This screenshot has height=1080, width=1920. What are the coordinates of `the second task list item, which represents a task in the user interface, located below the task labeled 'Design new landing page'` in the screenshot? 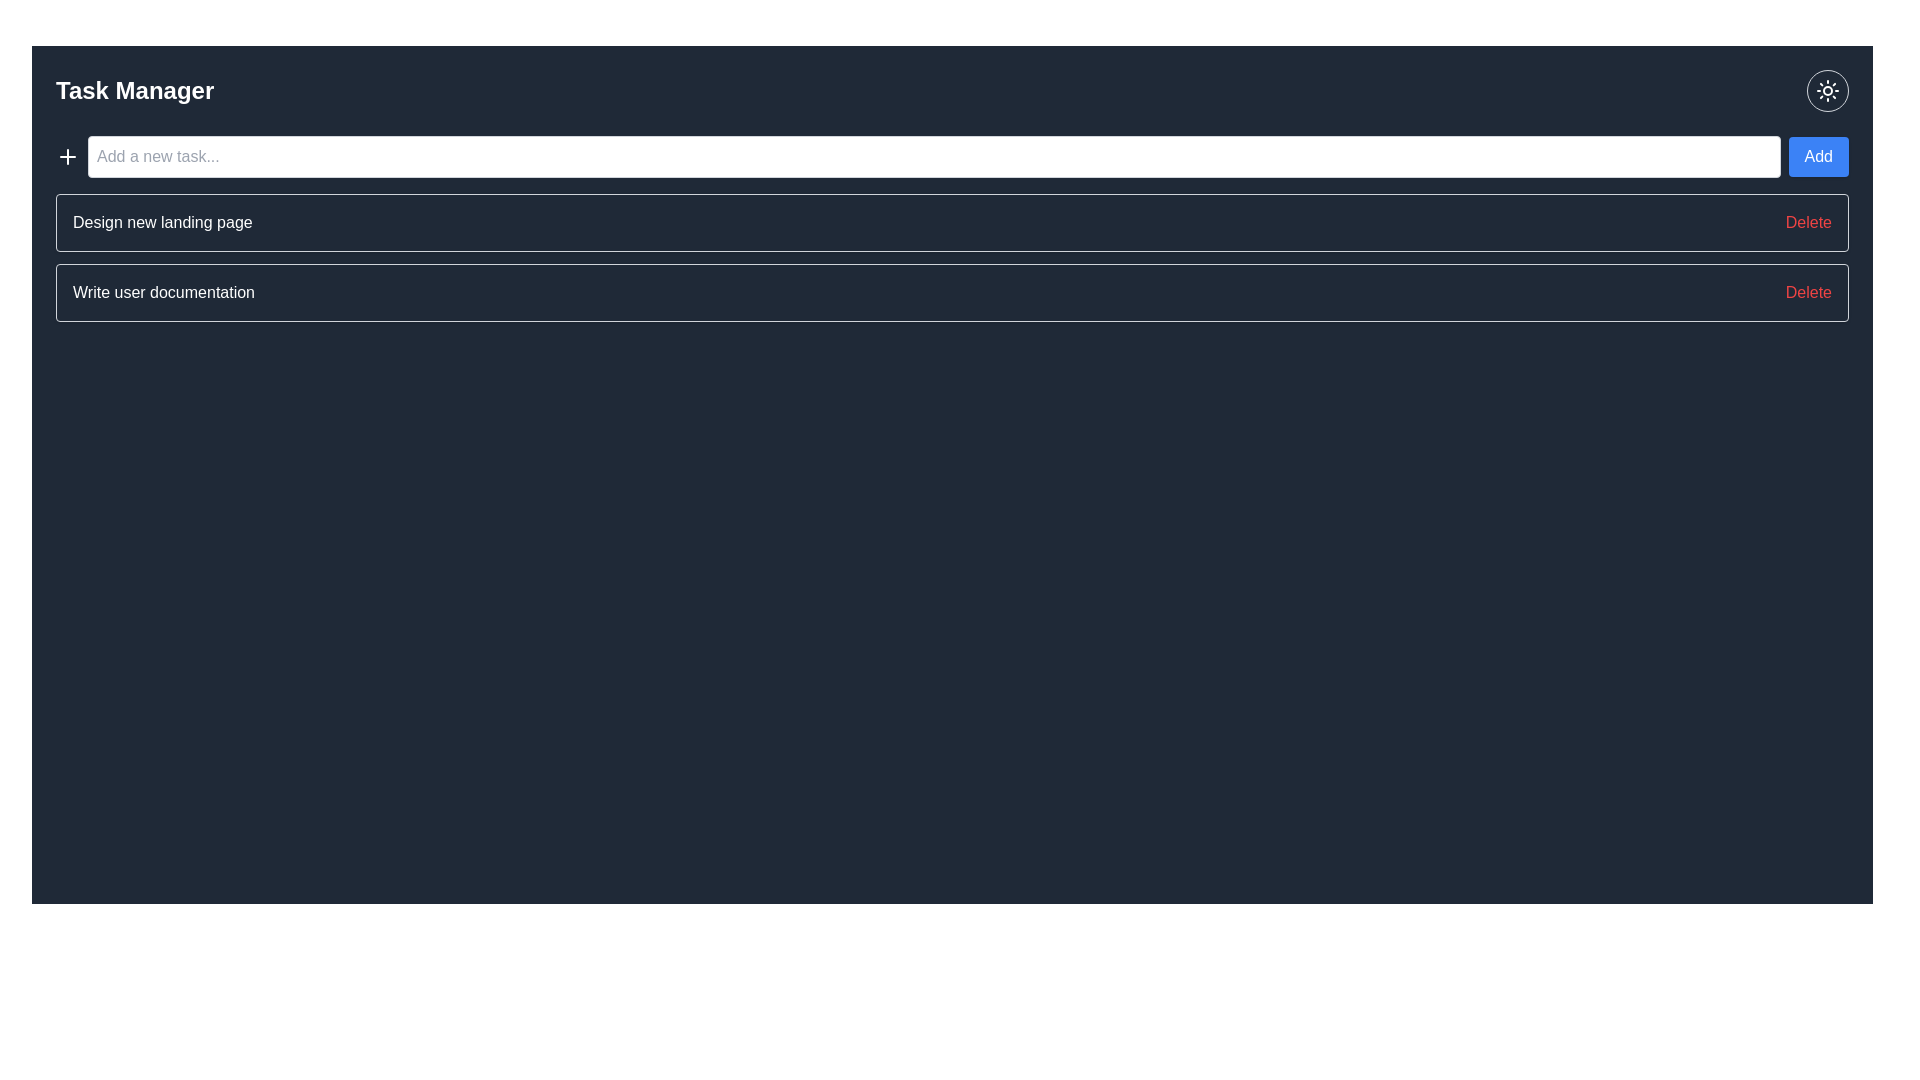 It's located at (951, 293).